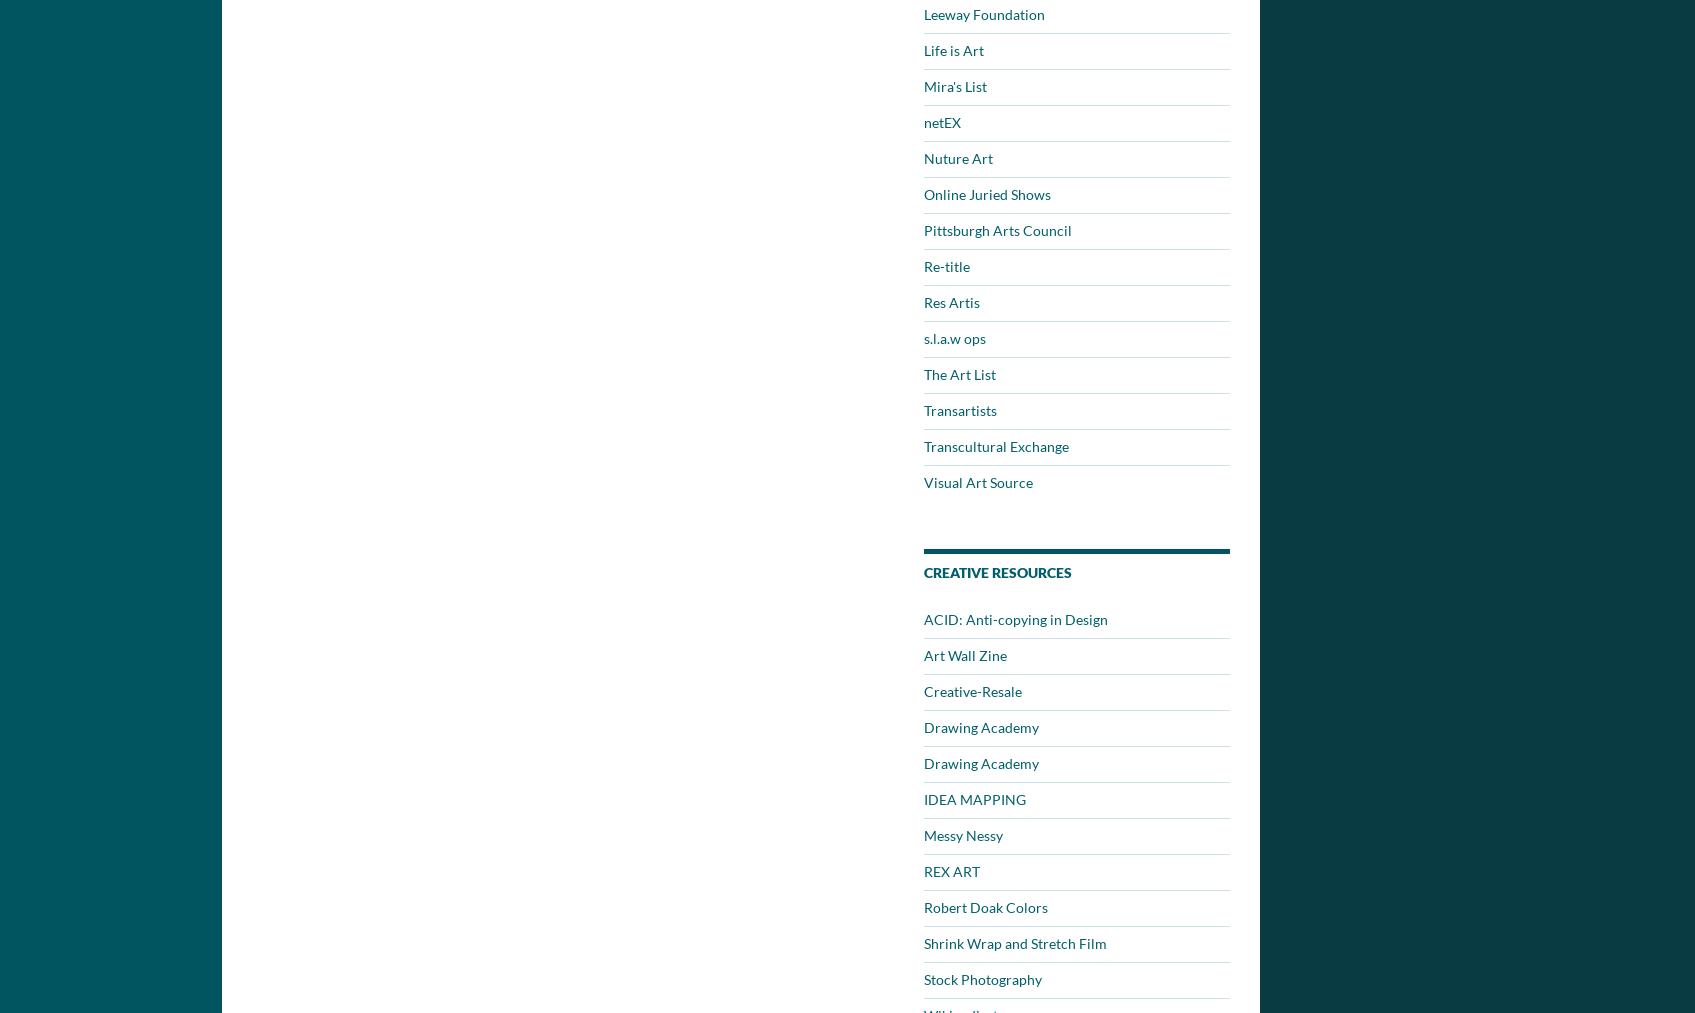 The width and height of the screenshot is (1695, 1013). What do you see at coordinates (923, 338) in the screenshot?
I see `'s.l.a.w ops'` at bounding box center [923, 338].